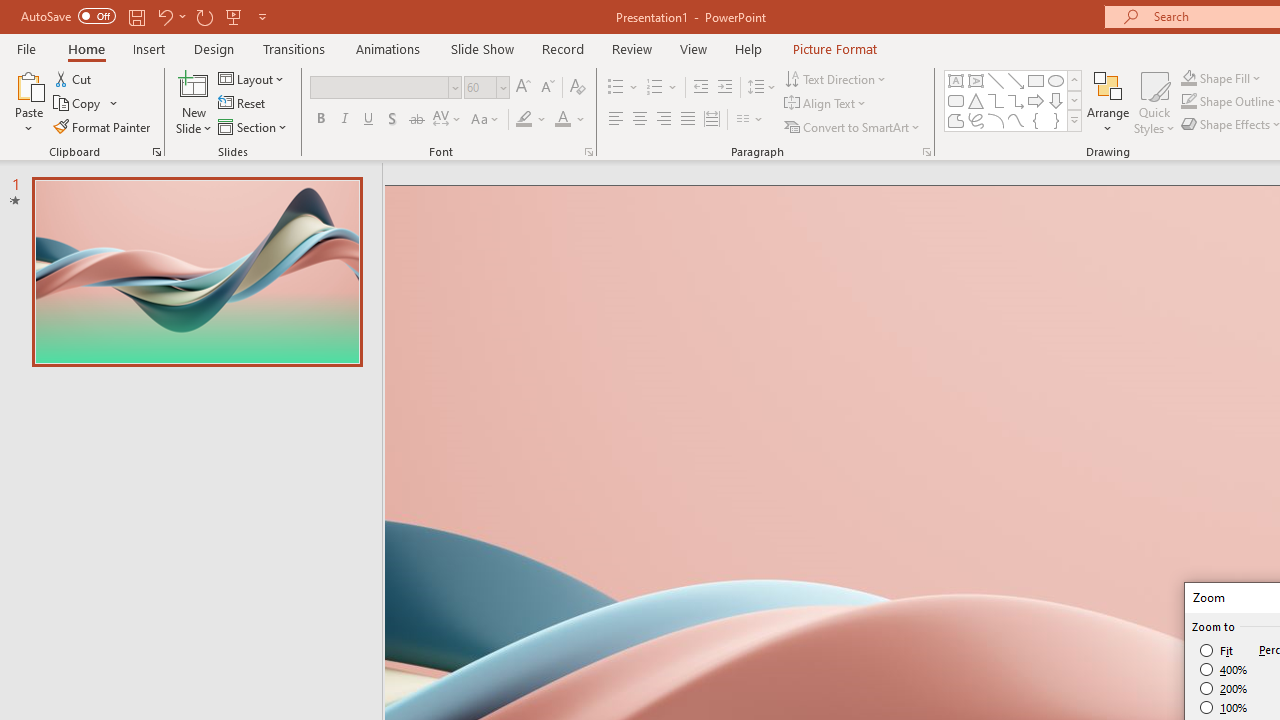  Describe the element at coordinates (547, 86) in the screenshot. I see `'Decrease Font Size'` at that location.